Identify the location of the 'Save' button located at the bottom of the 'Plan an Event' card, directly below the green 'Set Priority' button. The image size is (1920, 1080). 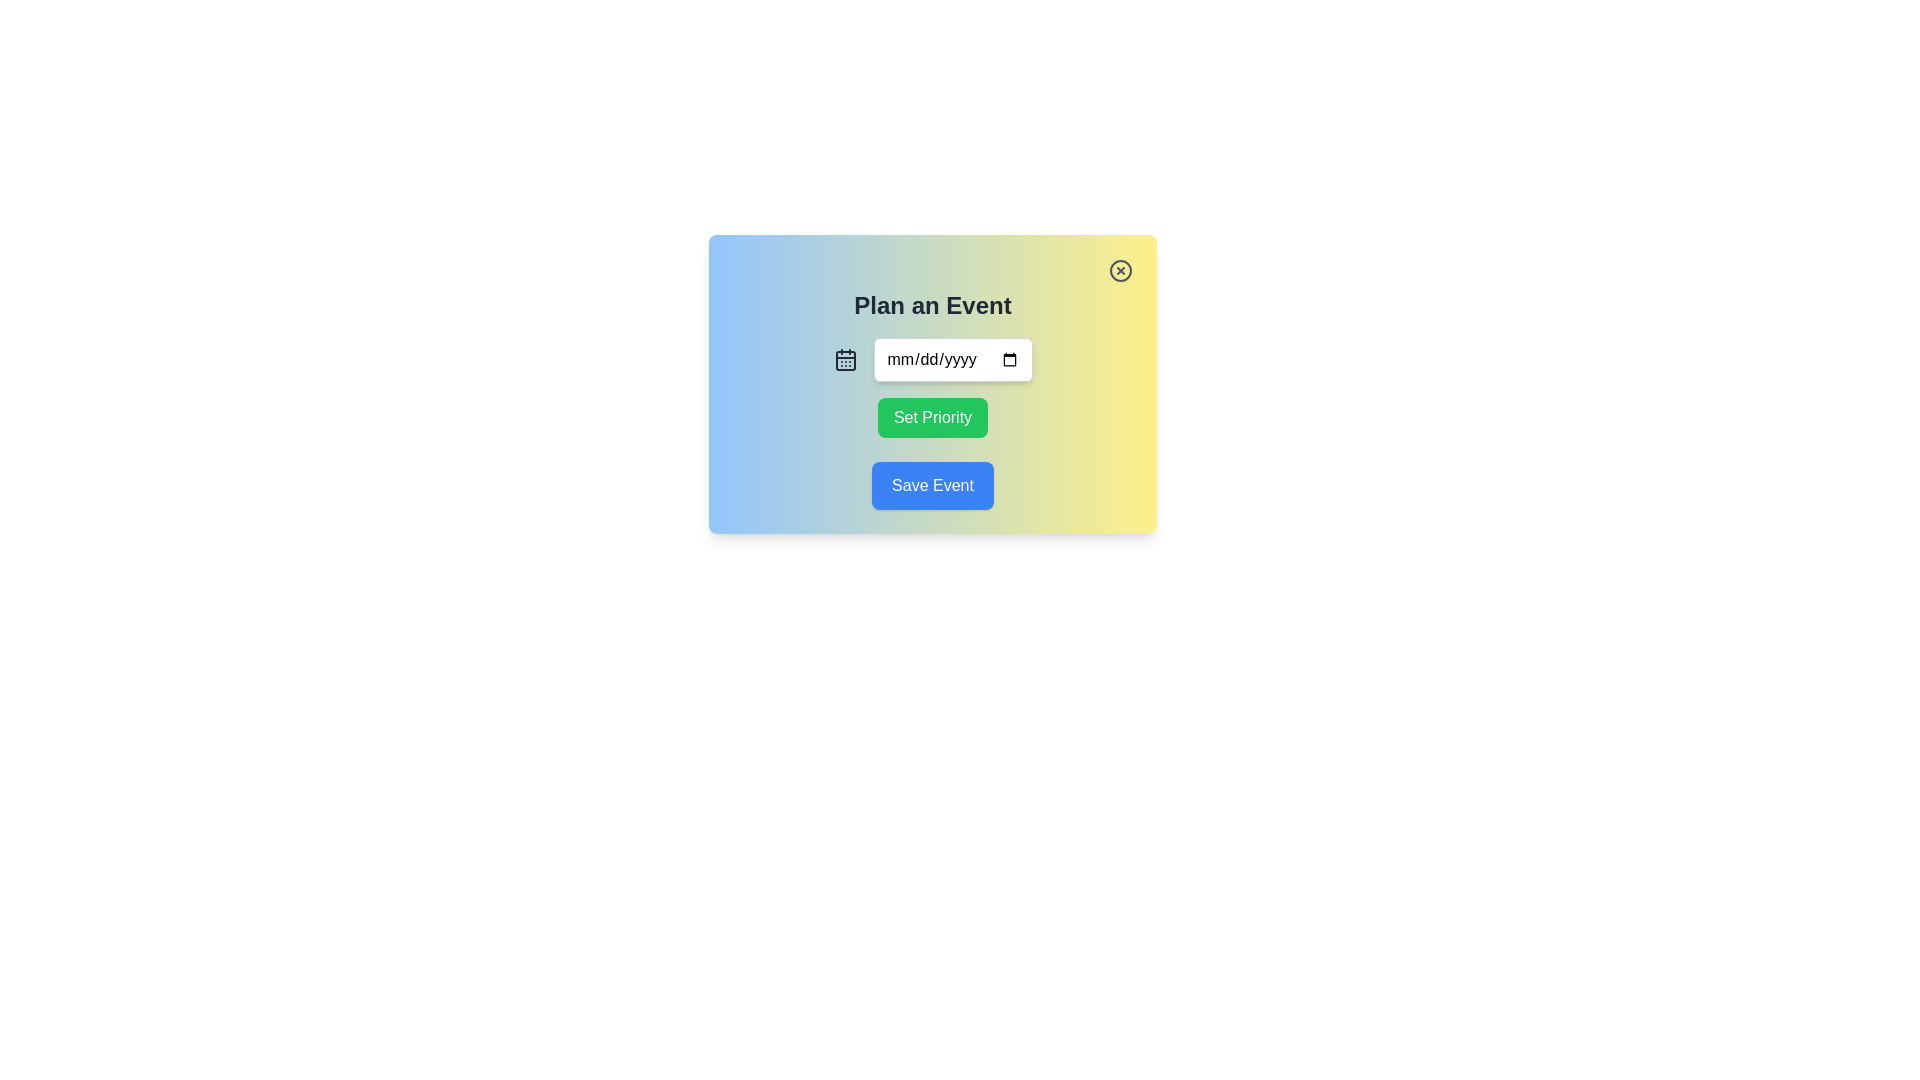
(931, 486).